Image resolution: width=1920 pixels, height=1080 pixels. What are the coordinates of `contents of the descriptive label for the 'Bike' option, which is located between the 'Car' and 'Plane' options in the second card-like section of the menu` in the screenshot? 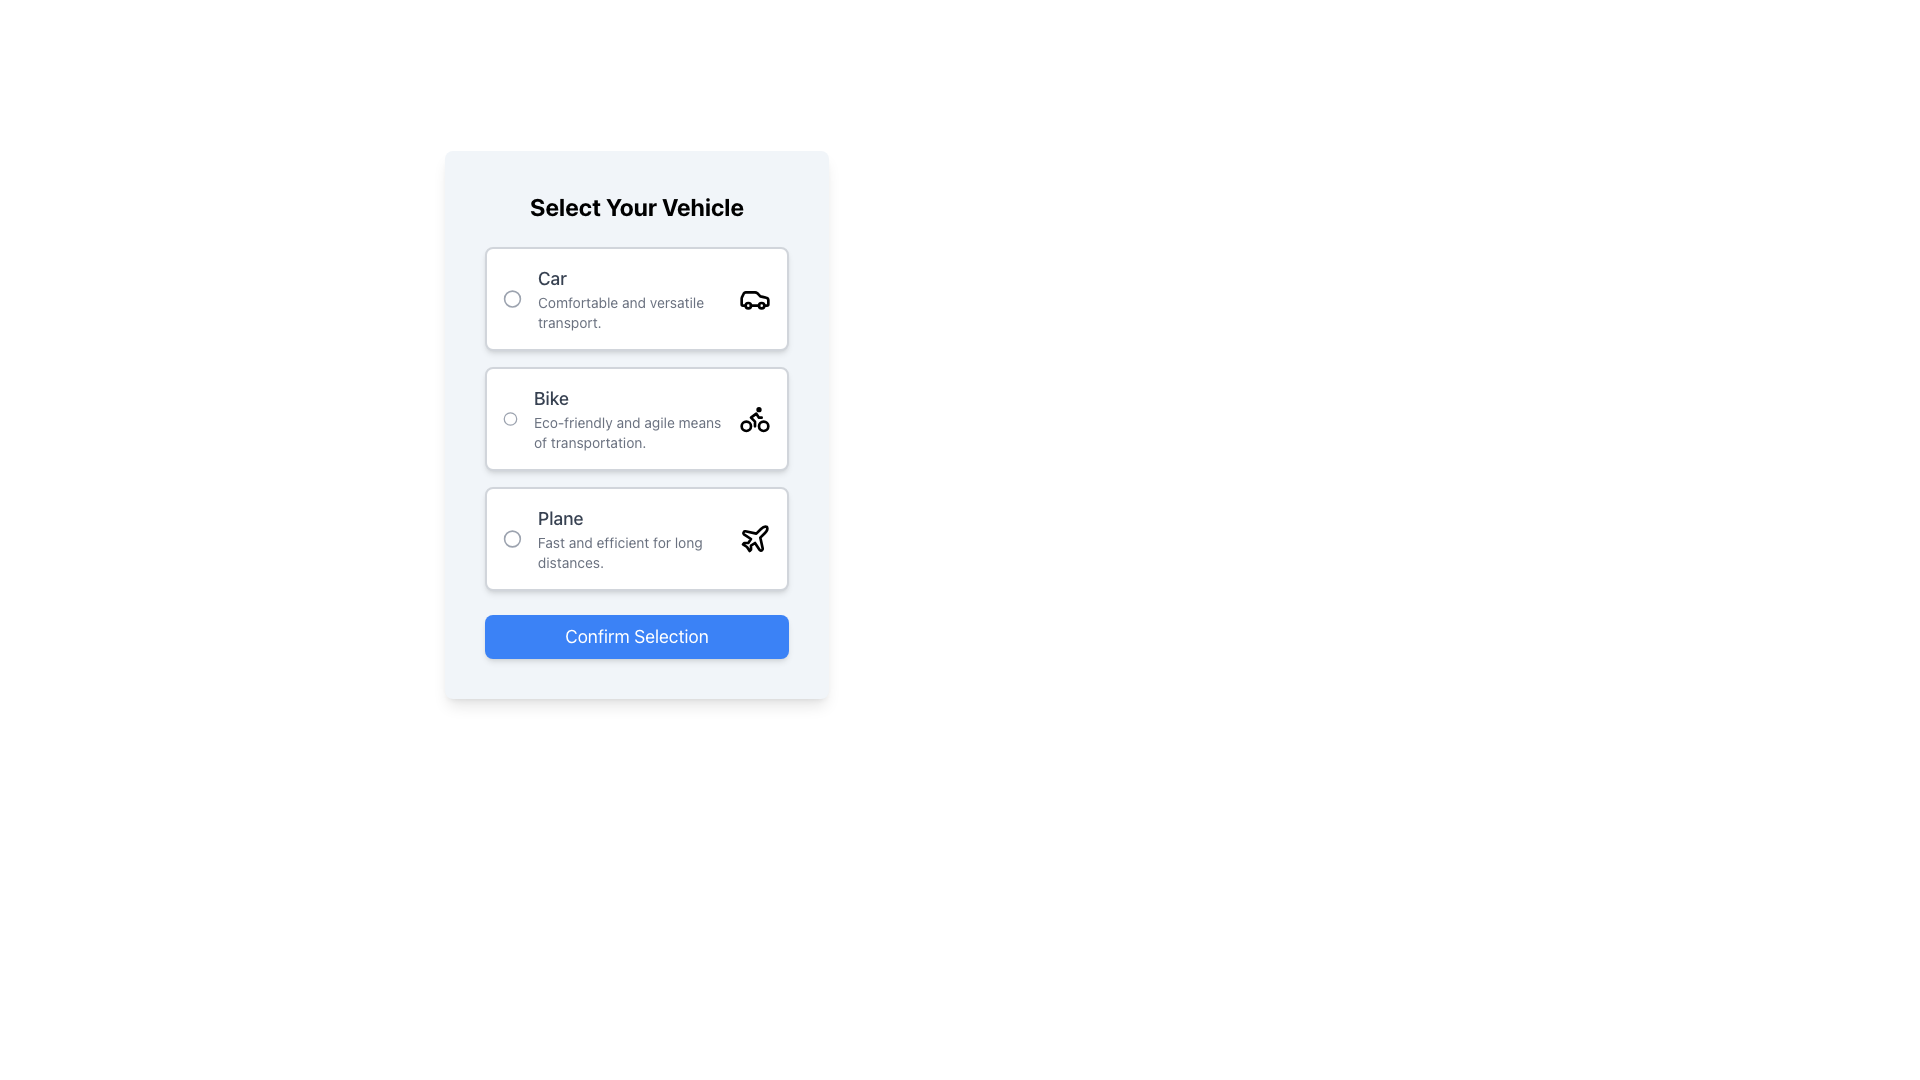 It's located at (627, 418).